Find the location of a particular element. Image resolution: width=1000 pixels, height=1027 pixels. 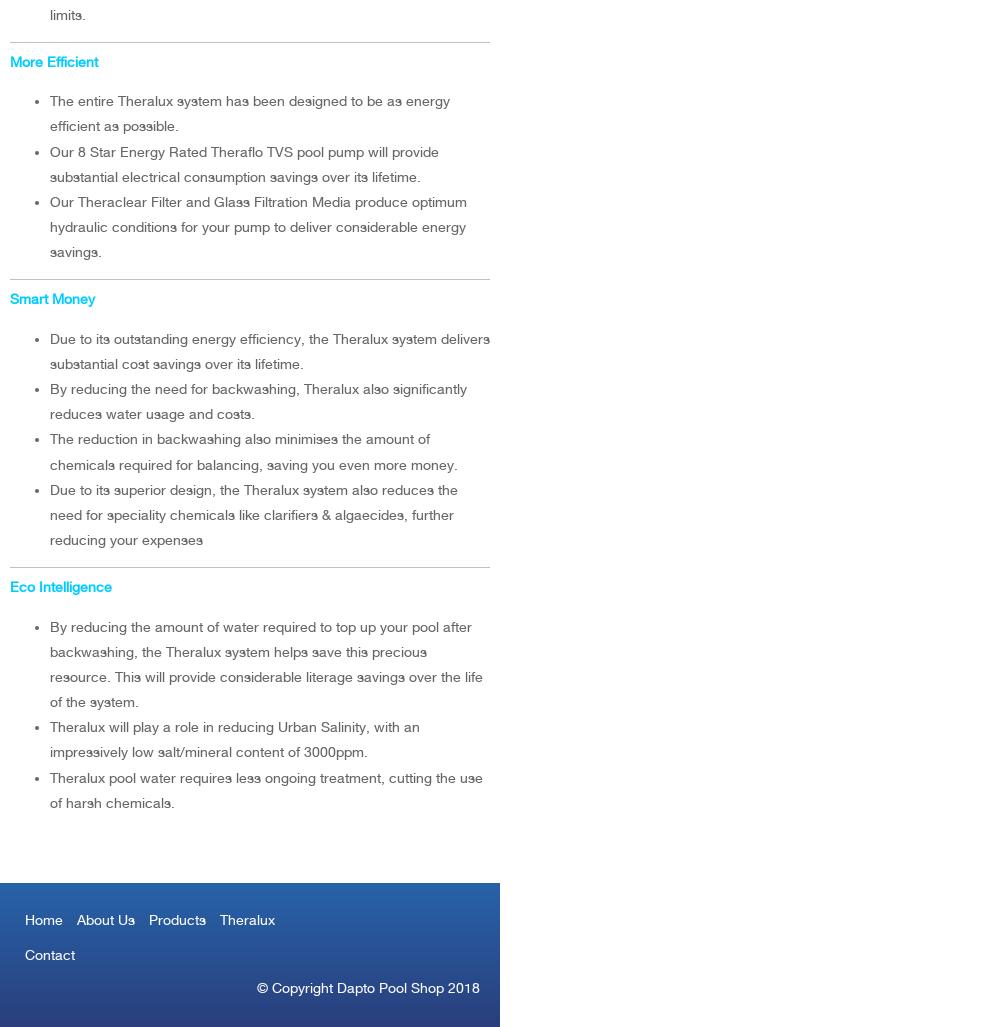

'Products' is located at coordinates (177, 919).